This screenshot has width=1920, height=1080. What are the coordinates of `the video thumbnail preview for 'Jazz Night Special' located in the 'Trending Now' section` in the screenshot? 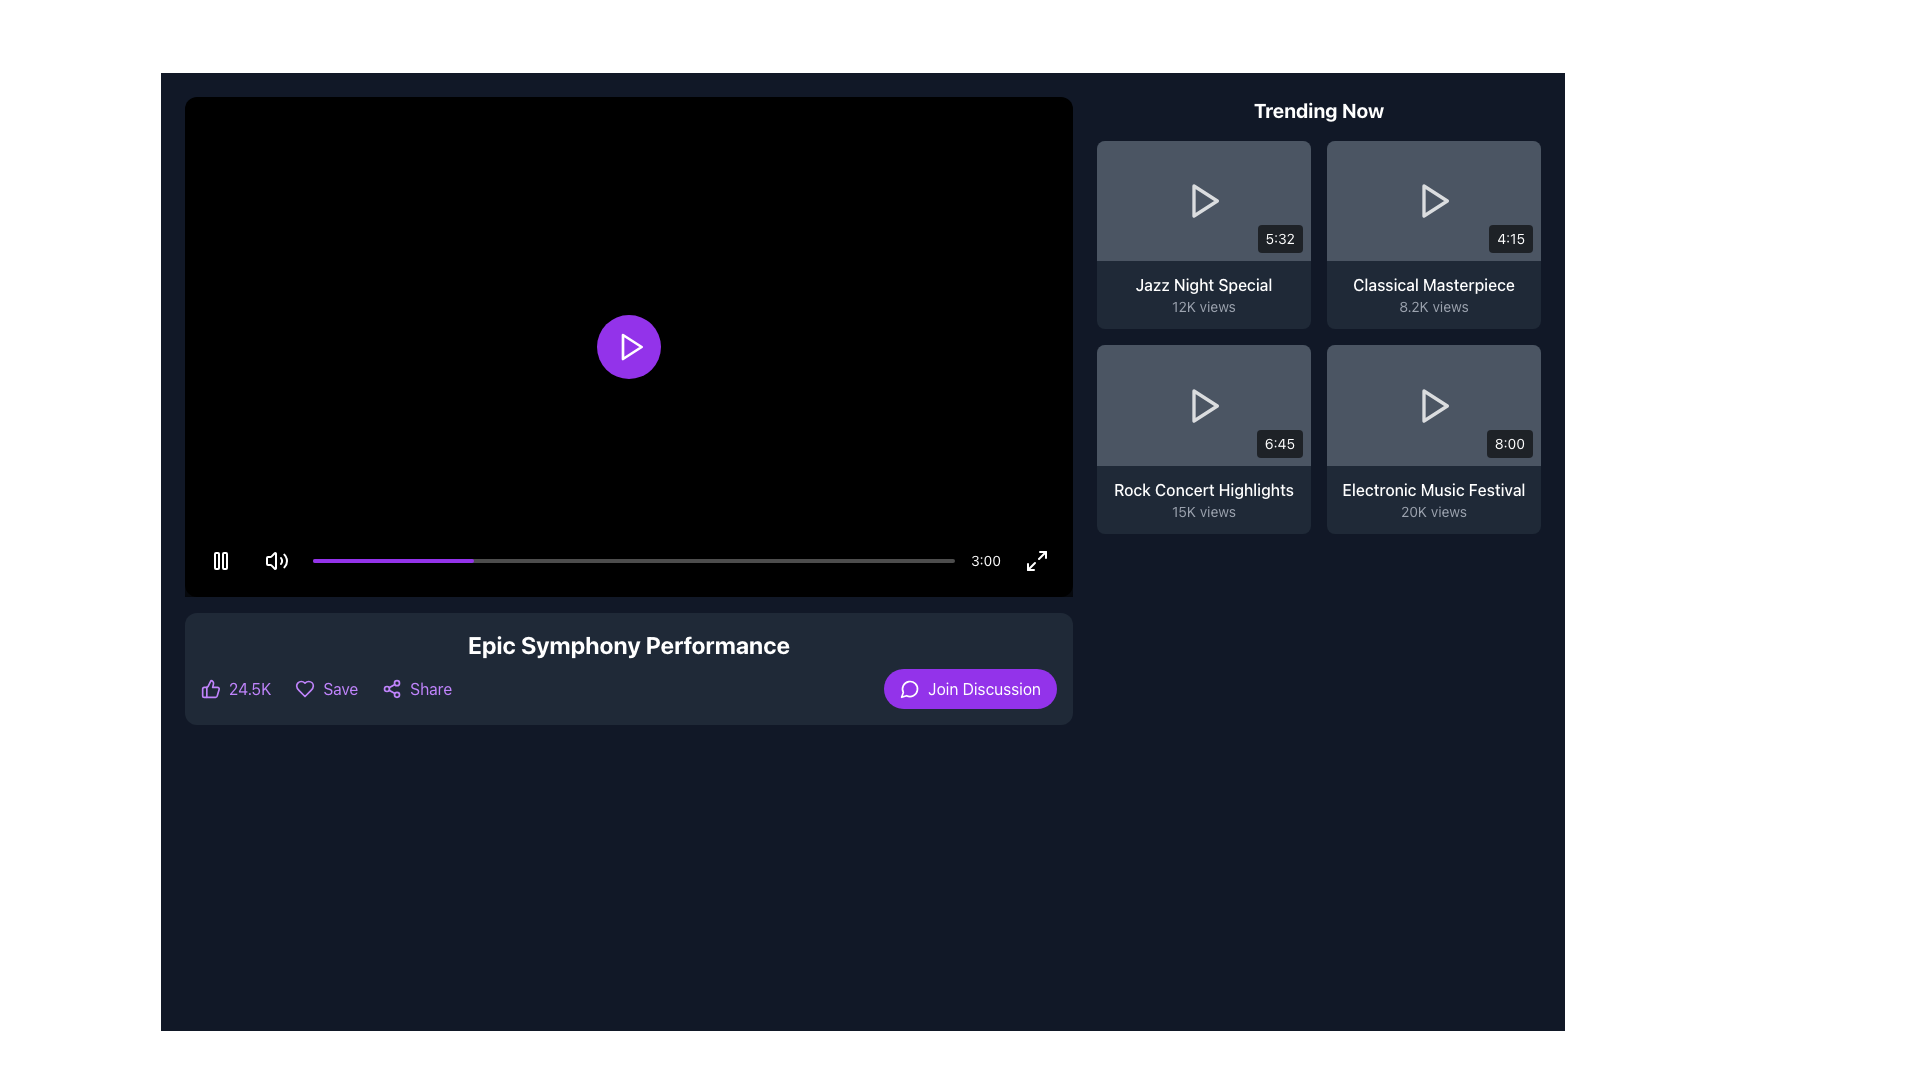 It's located at (1203, 200).